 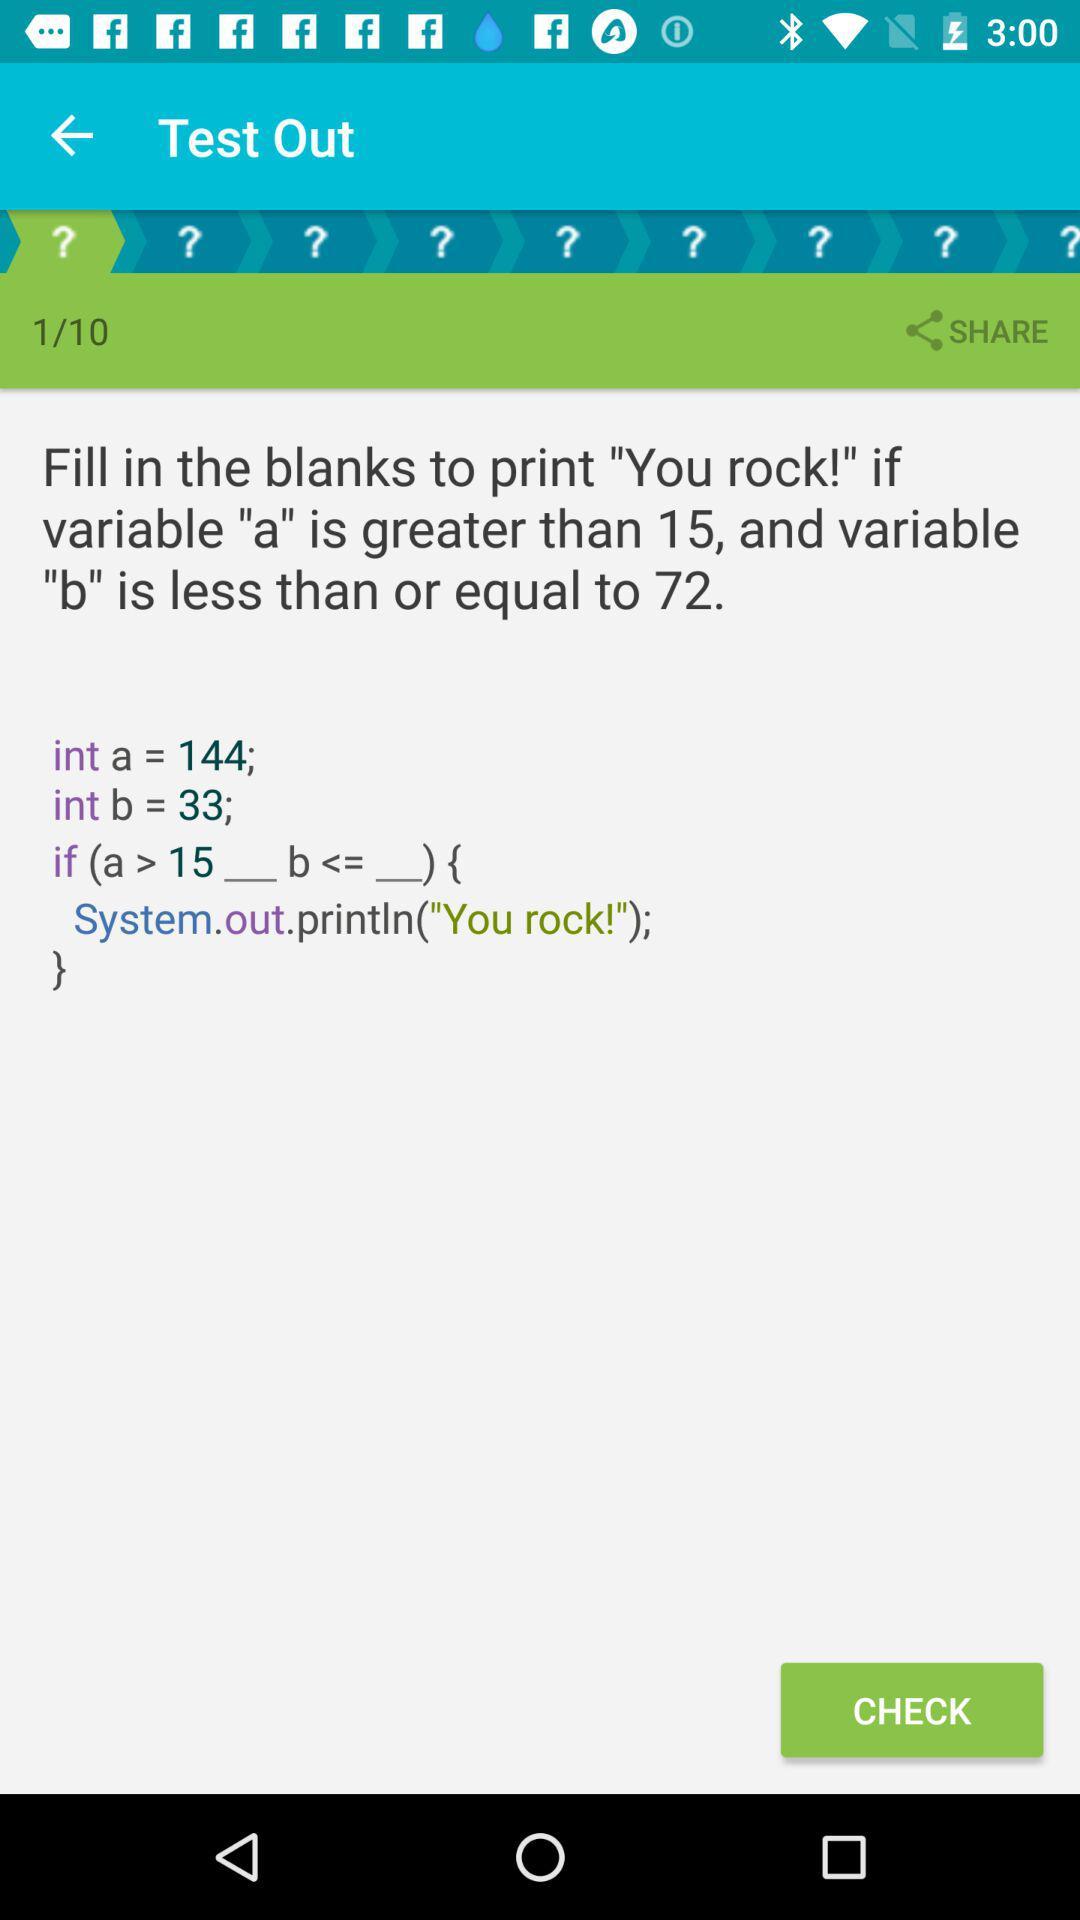 I want to click on the help icon, so click(x=61, y=240).